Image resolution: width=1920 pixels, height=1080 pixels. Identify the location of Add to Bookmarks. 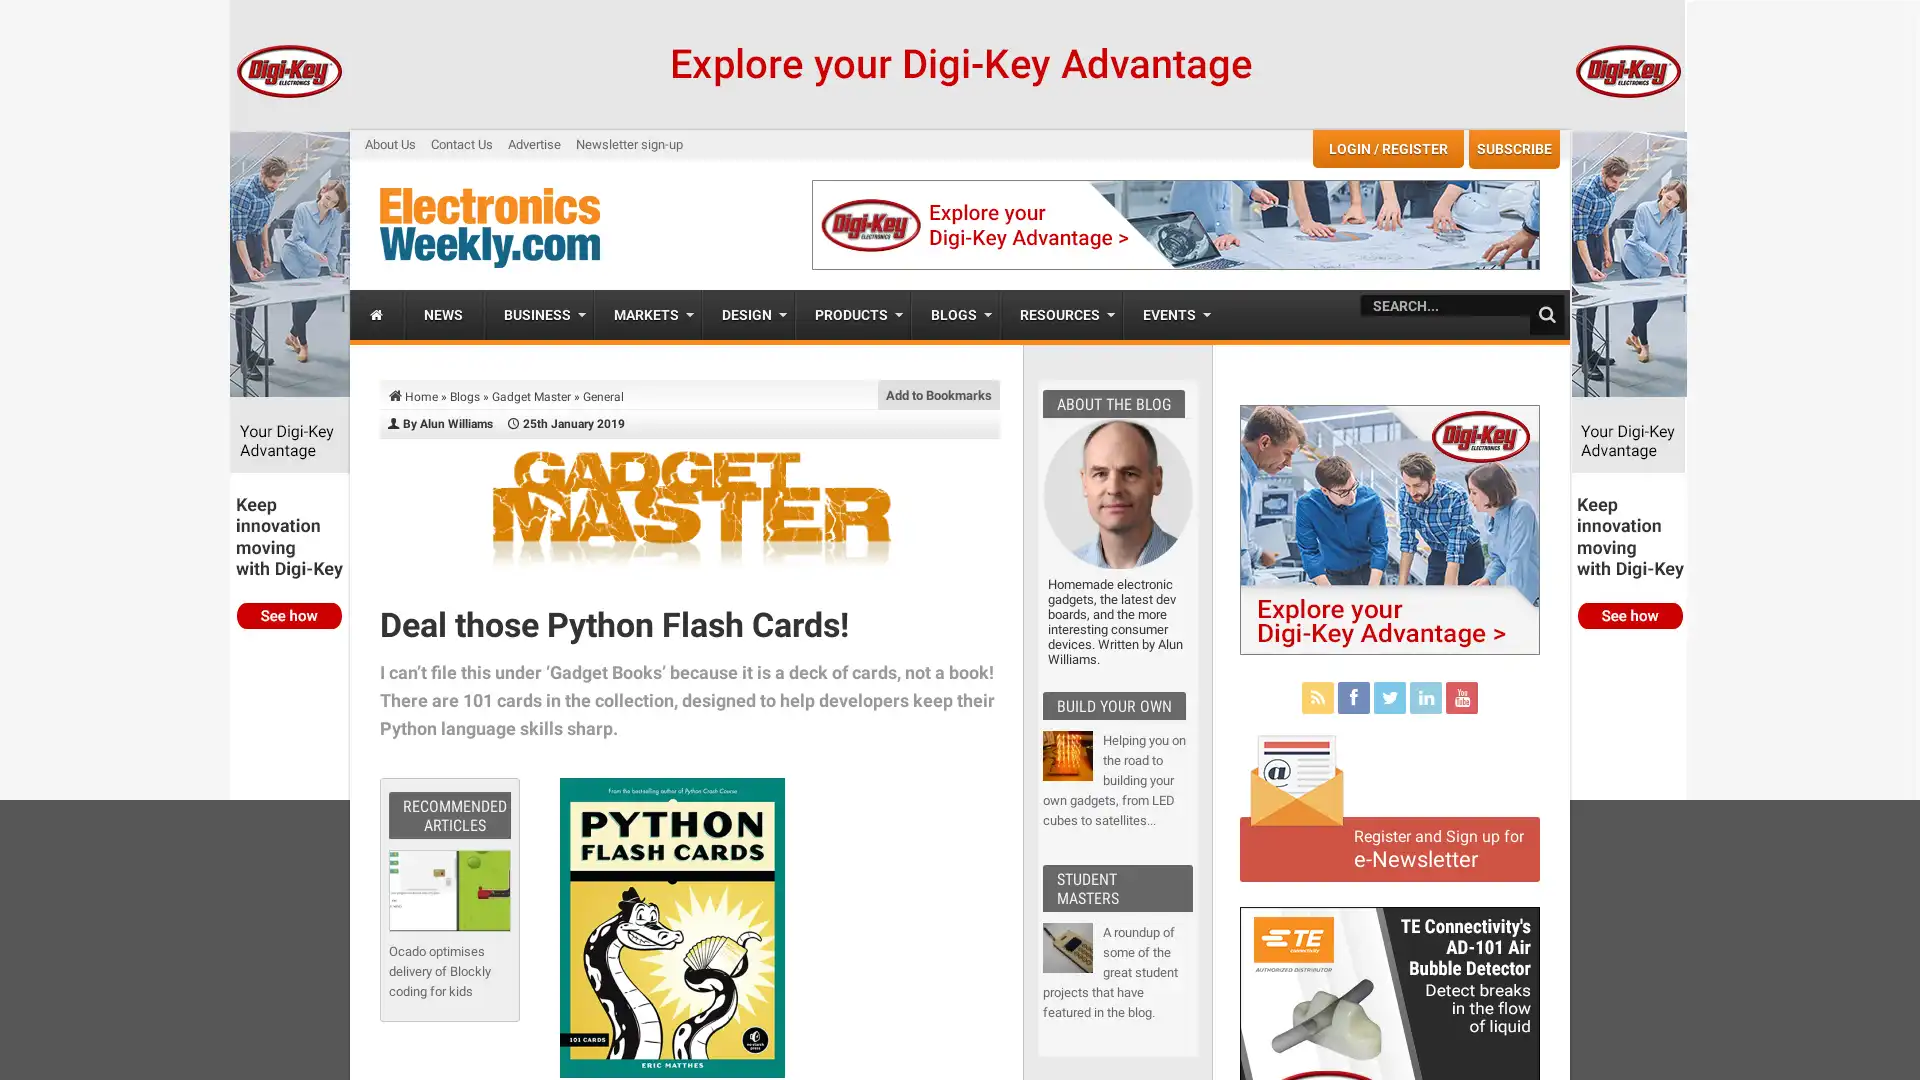
(938, 394).